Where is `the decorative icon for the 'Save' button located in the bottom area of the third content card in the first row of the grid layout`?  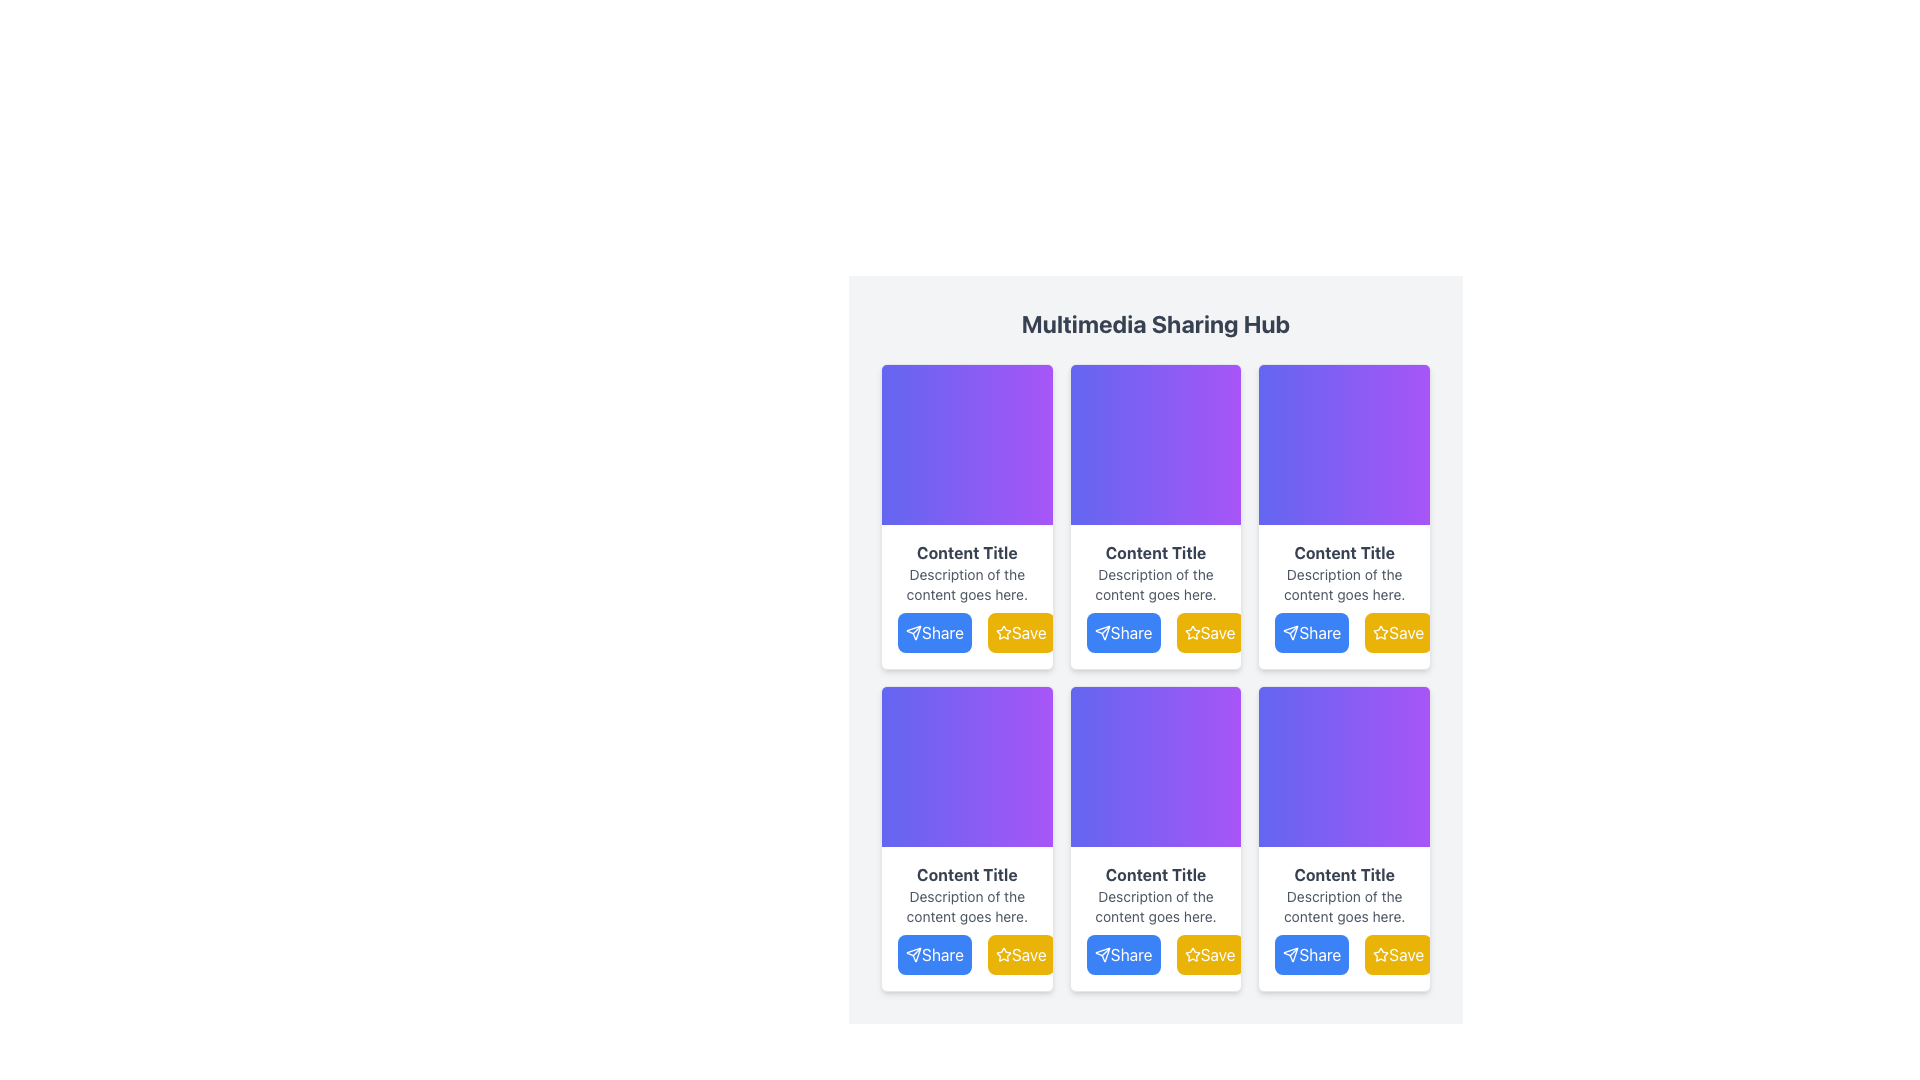 the decorative icon for the 'Save' button located in the bottom area of the third content card in the first row of the grid layout is located at coordinates (1380, 632).